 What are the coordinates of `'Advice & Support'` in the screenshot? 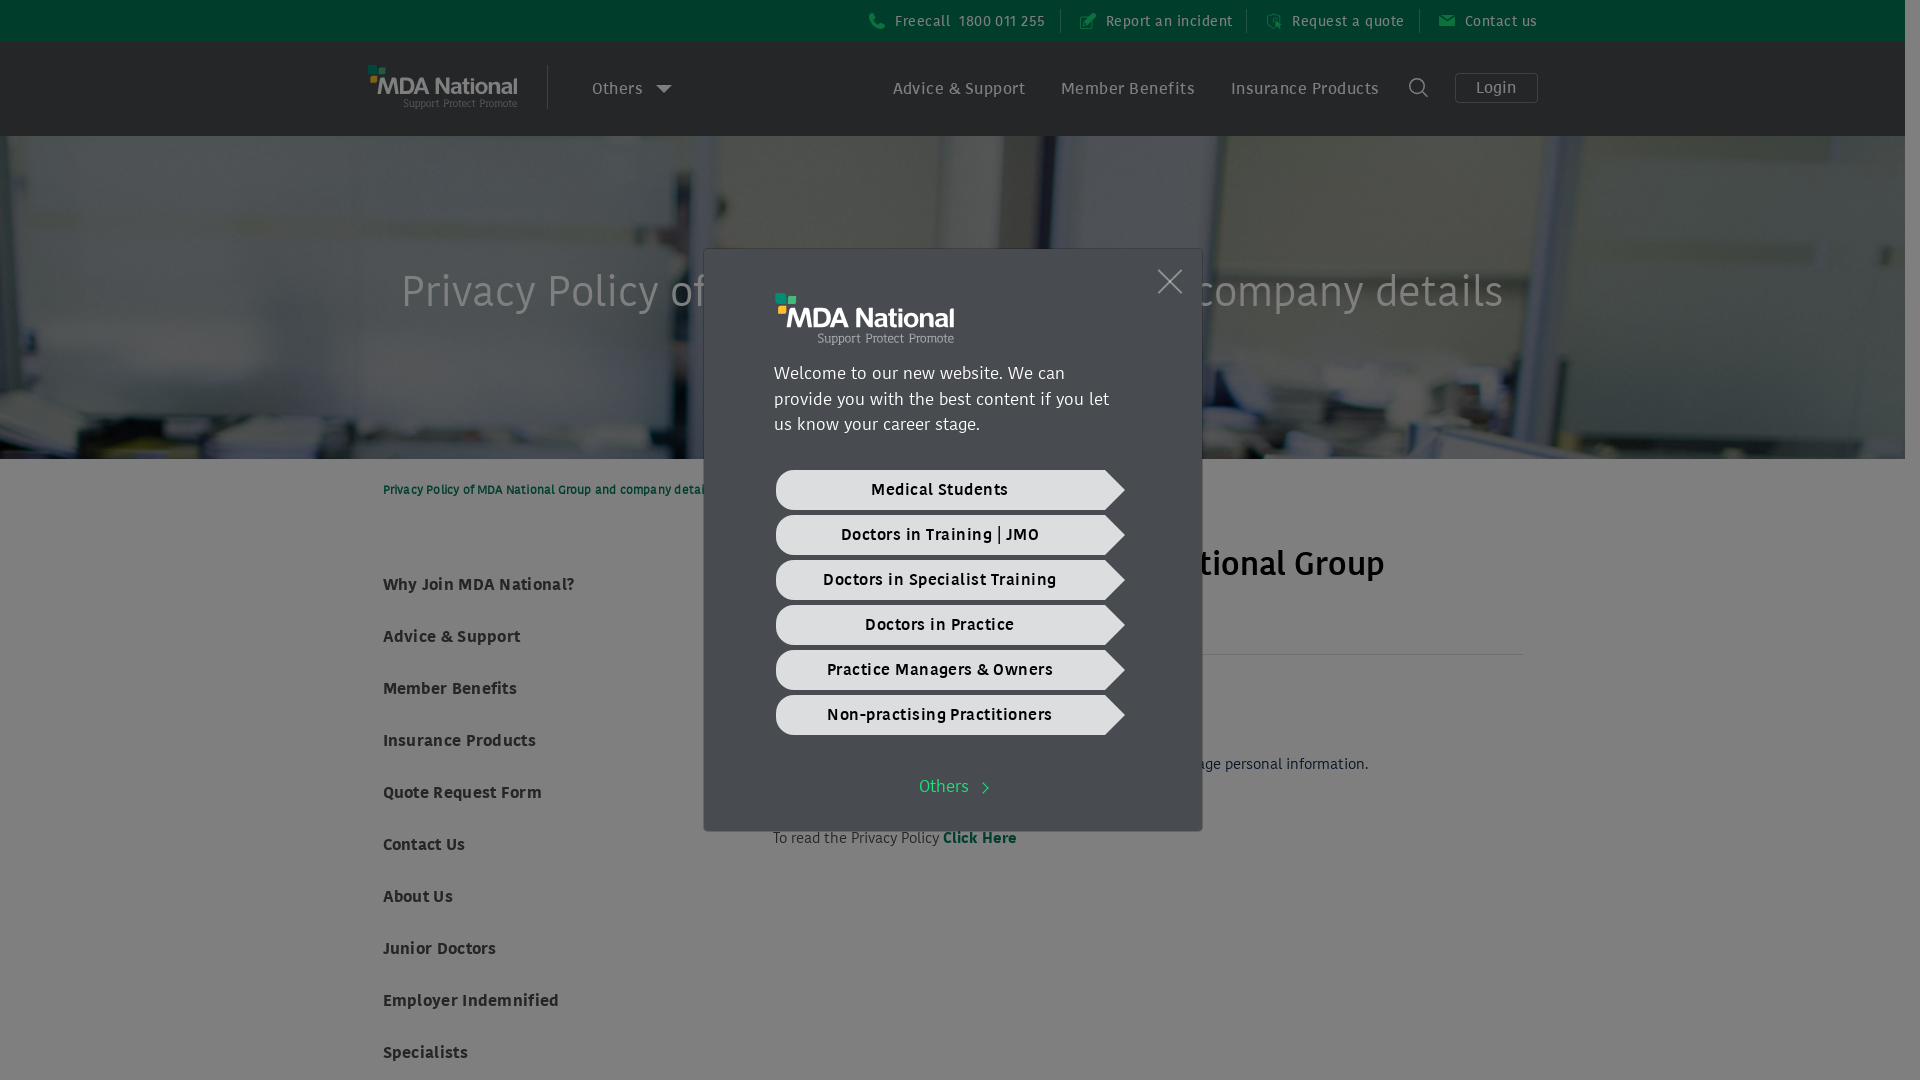 It's located at (957, 87).